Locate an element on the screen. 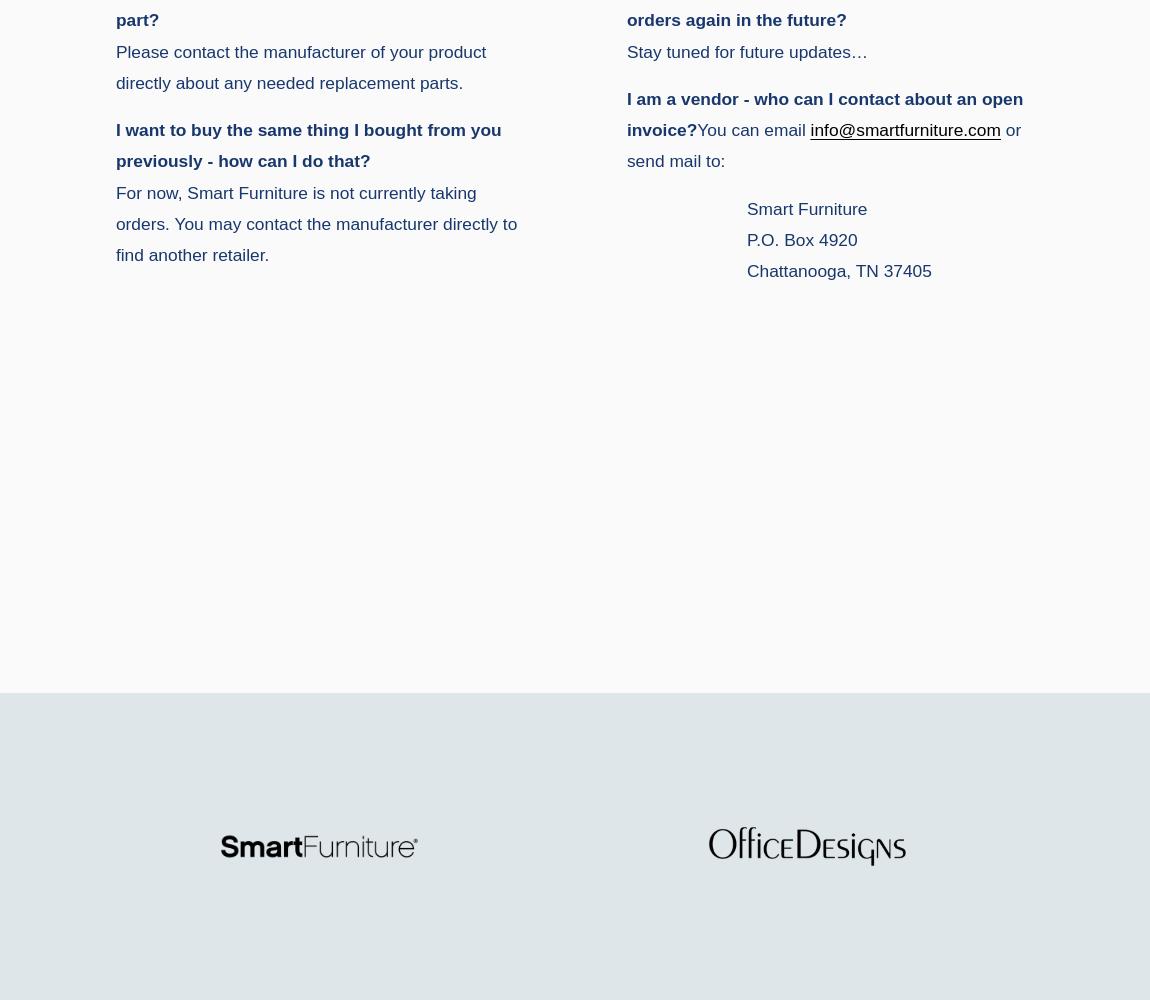 This screenshot has height=1000, width=1150. 'Stay tuned for future updates…' is located at coordinates (746, 51).